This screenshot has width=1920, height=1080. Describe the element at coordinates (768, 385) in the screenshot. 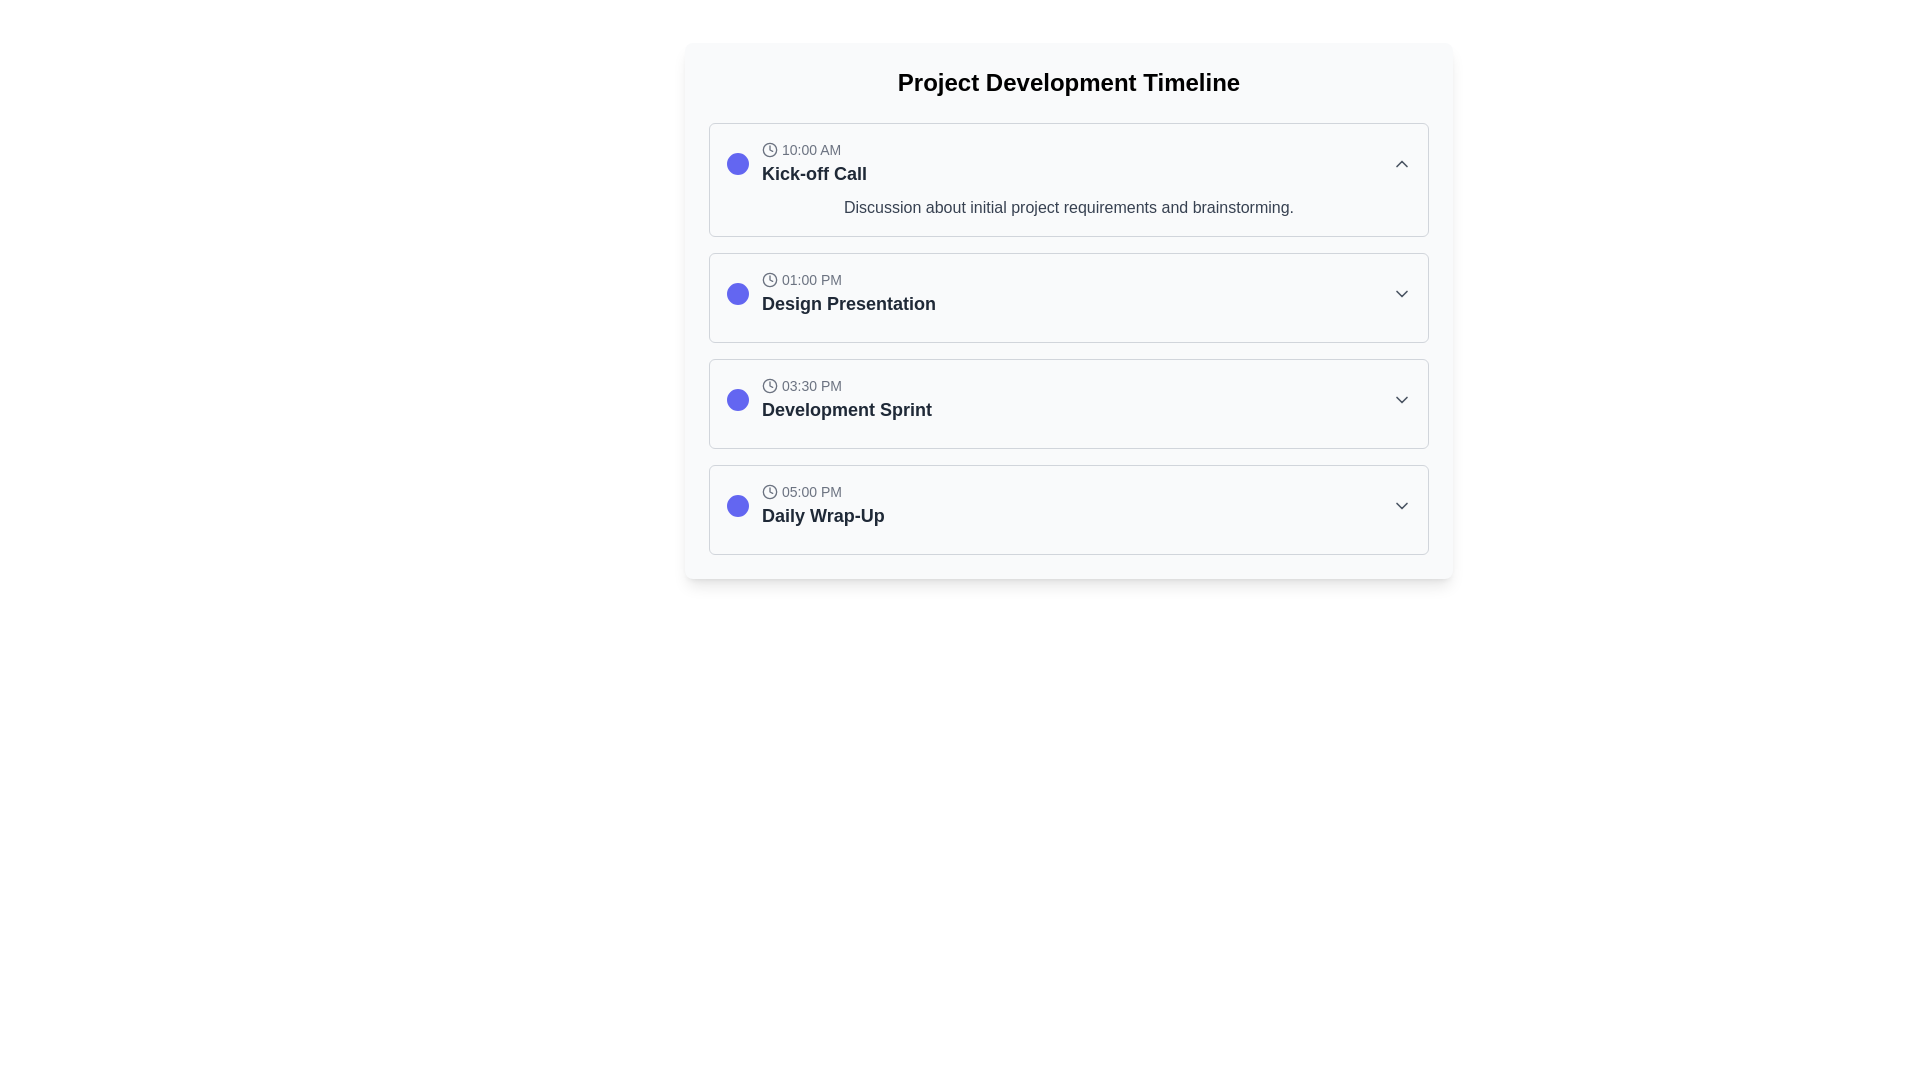

I see `the circle icon representing the clock or time indicator in the third event row of the timeline, adjacent to the text 'Development Sprint'` at that location.